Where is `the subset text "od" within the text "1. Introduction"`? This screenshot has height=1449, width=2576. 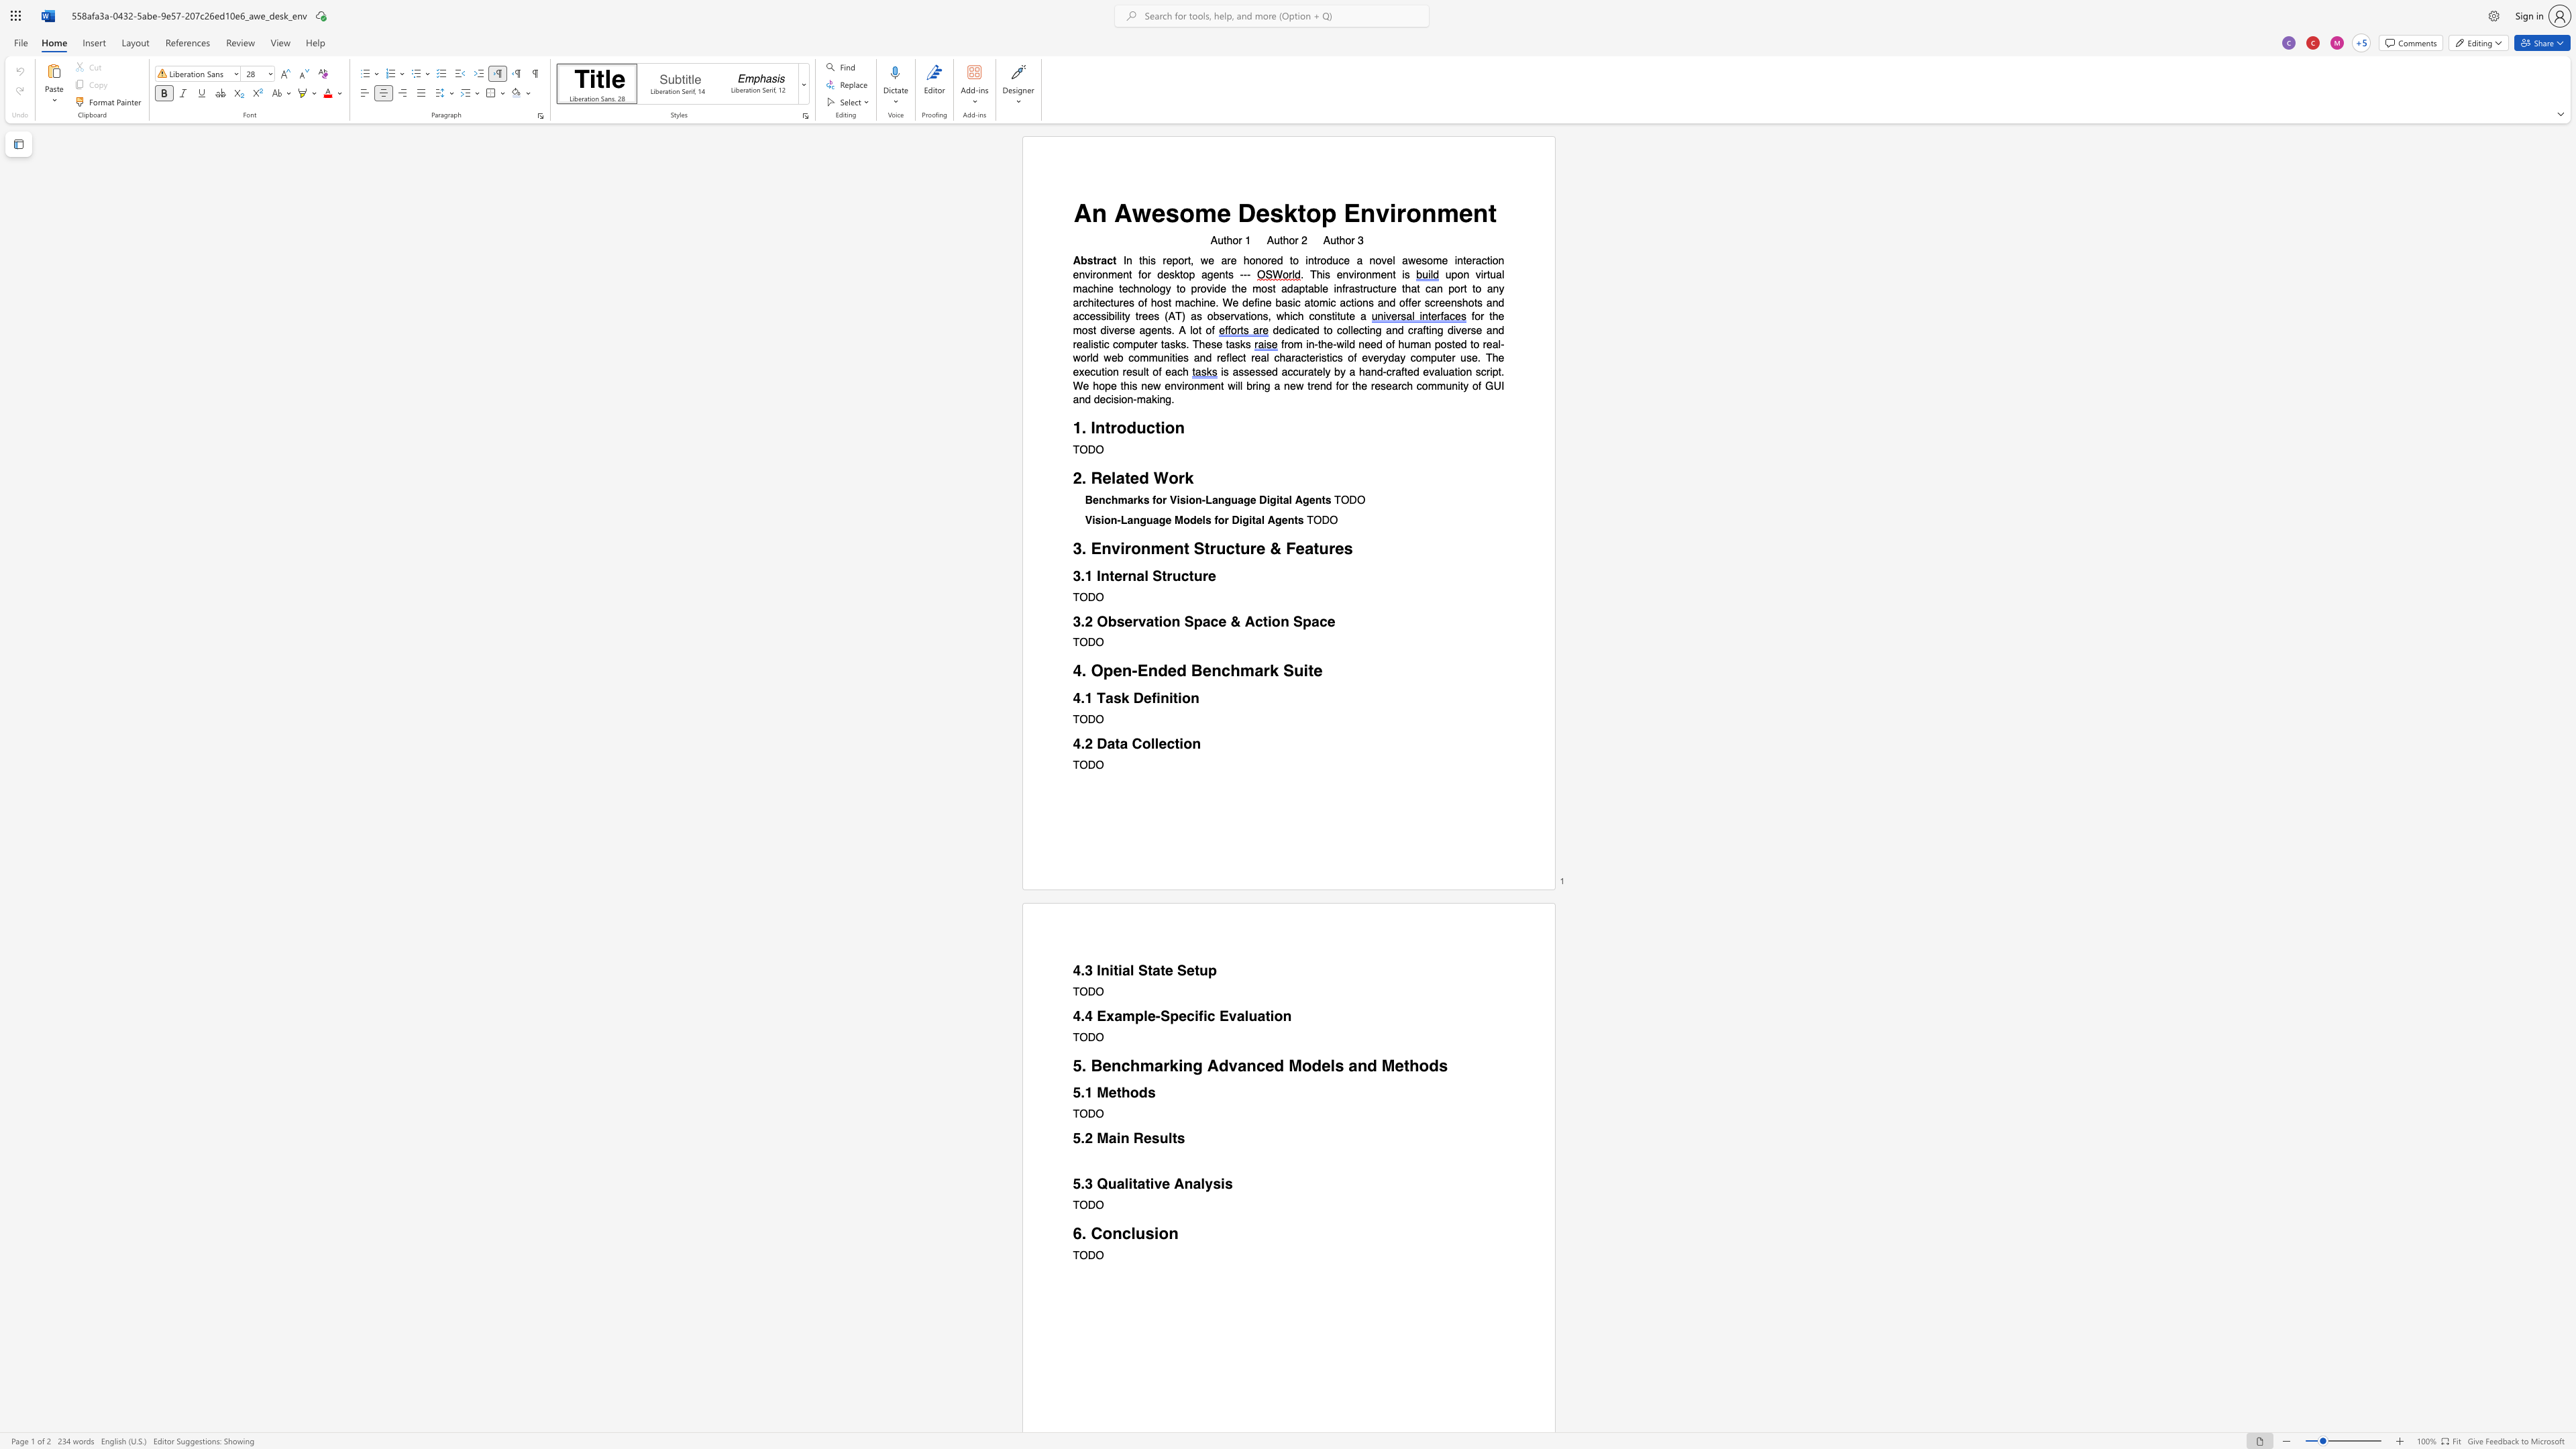 the subset text "od" within the text "1. Introduction" is located at coordinates (1116, 427).